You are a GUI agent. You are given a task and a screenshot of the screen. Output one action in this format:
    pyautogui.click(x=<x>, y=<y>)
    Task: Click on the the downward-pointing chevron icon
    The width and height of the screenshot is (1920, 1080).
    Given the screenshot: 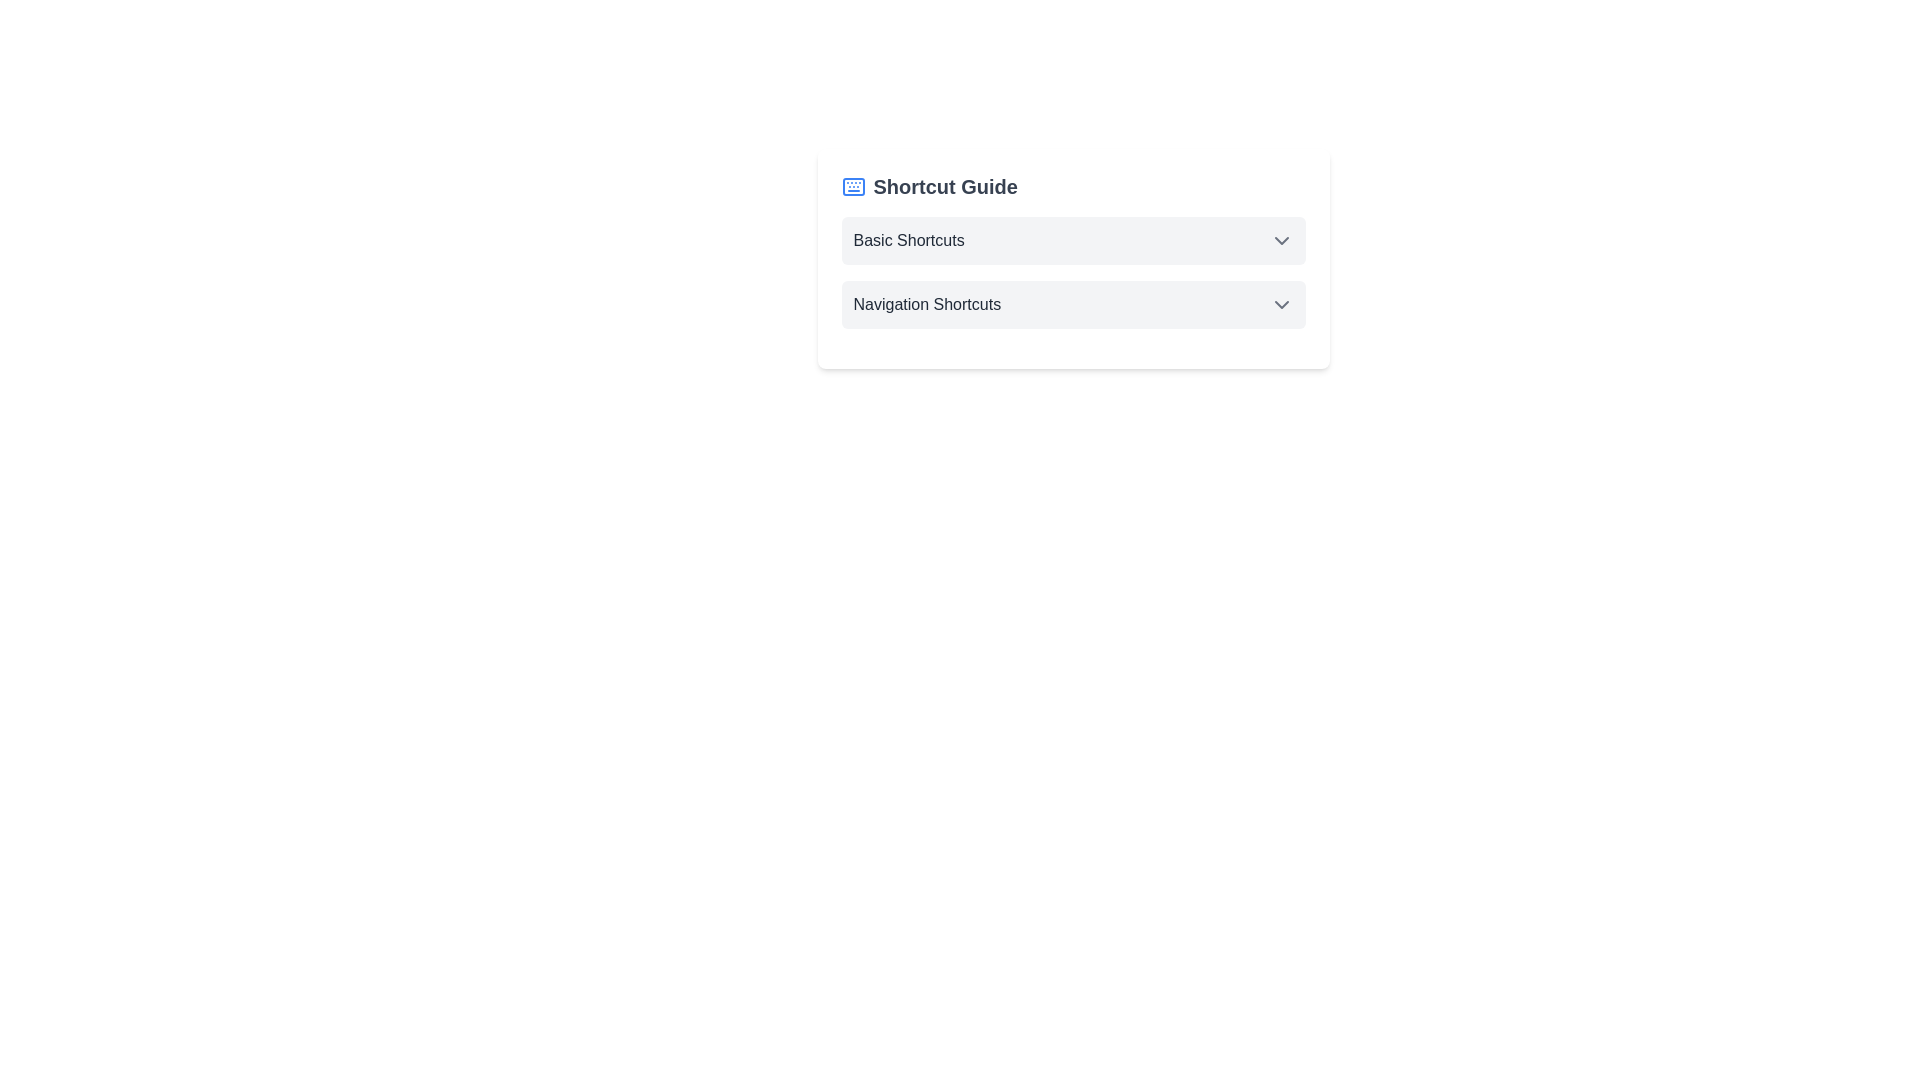 What is the action you would take?
    pyautogui.click(x=1281, y=239)
    